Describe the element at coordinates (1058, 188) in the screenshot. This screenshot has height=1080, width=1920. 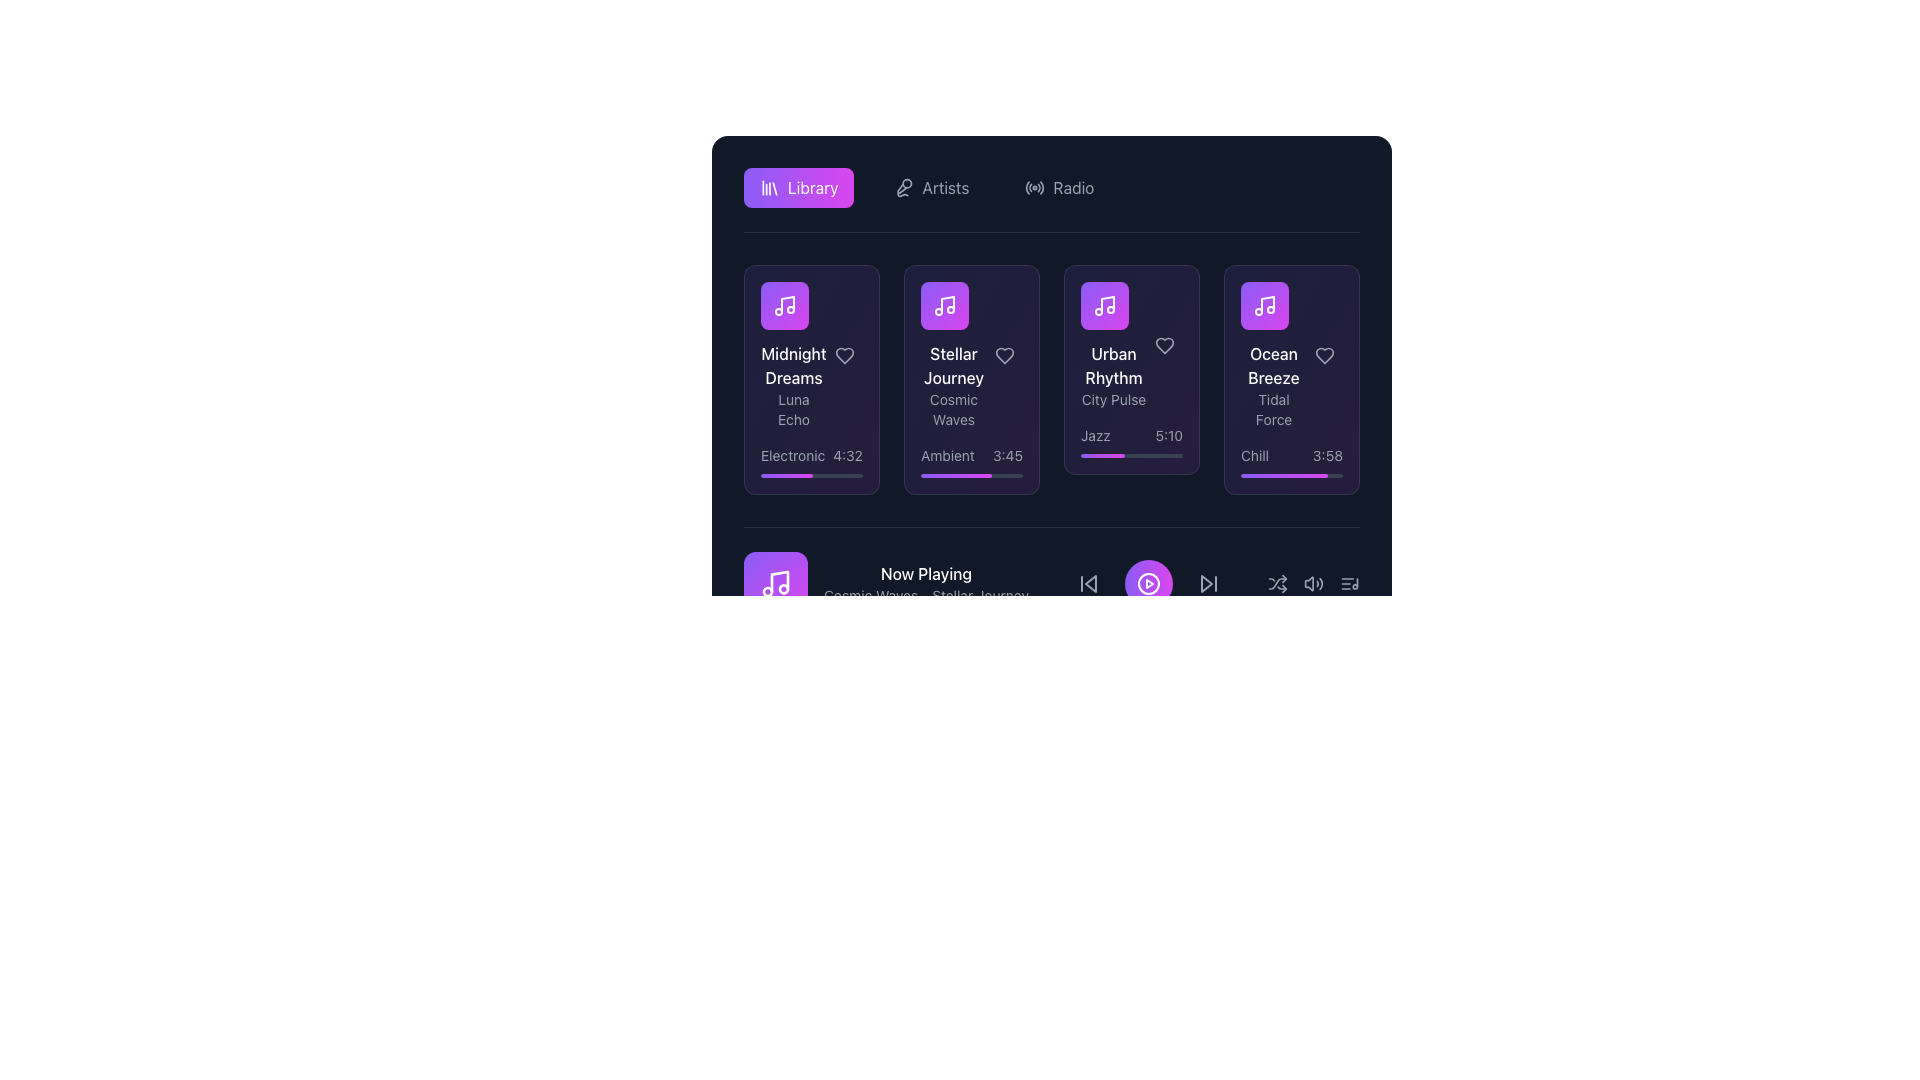
I see `the 'Radio' navigation button, which is the third option in a horizontal row of navigation buttons labeled 'Radio', 'Library', and 'Artists'` at that location.